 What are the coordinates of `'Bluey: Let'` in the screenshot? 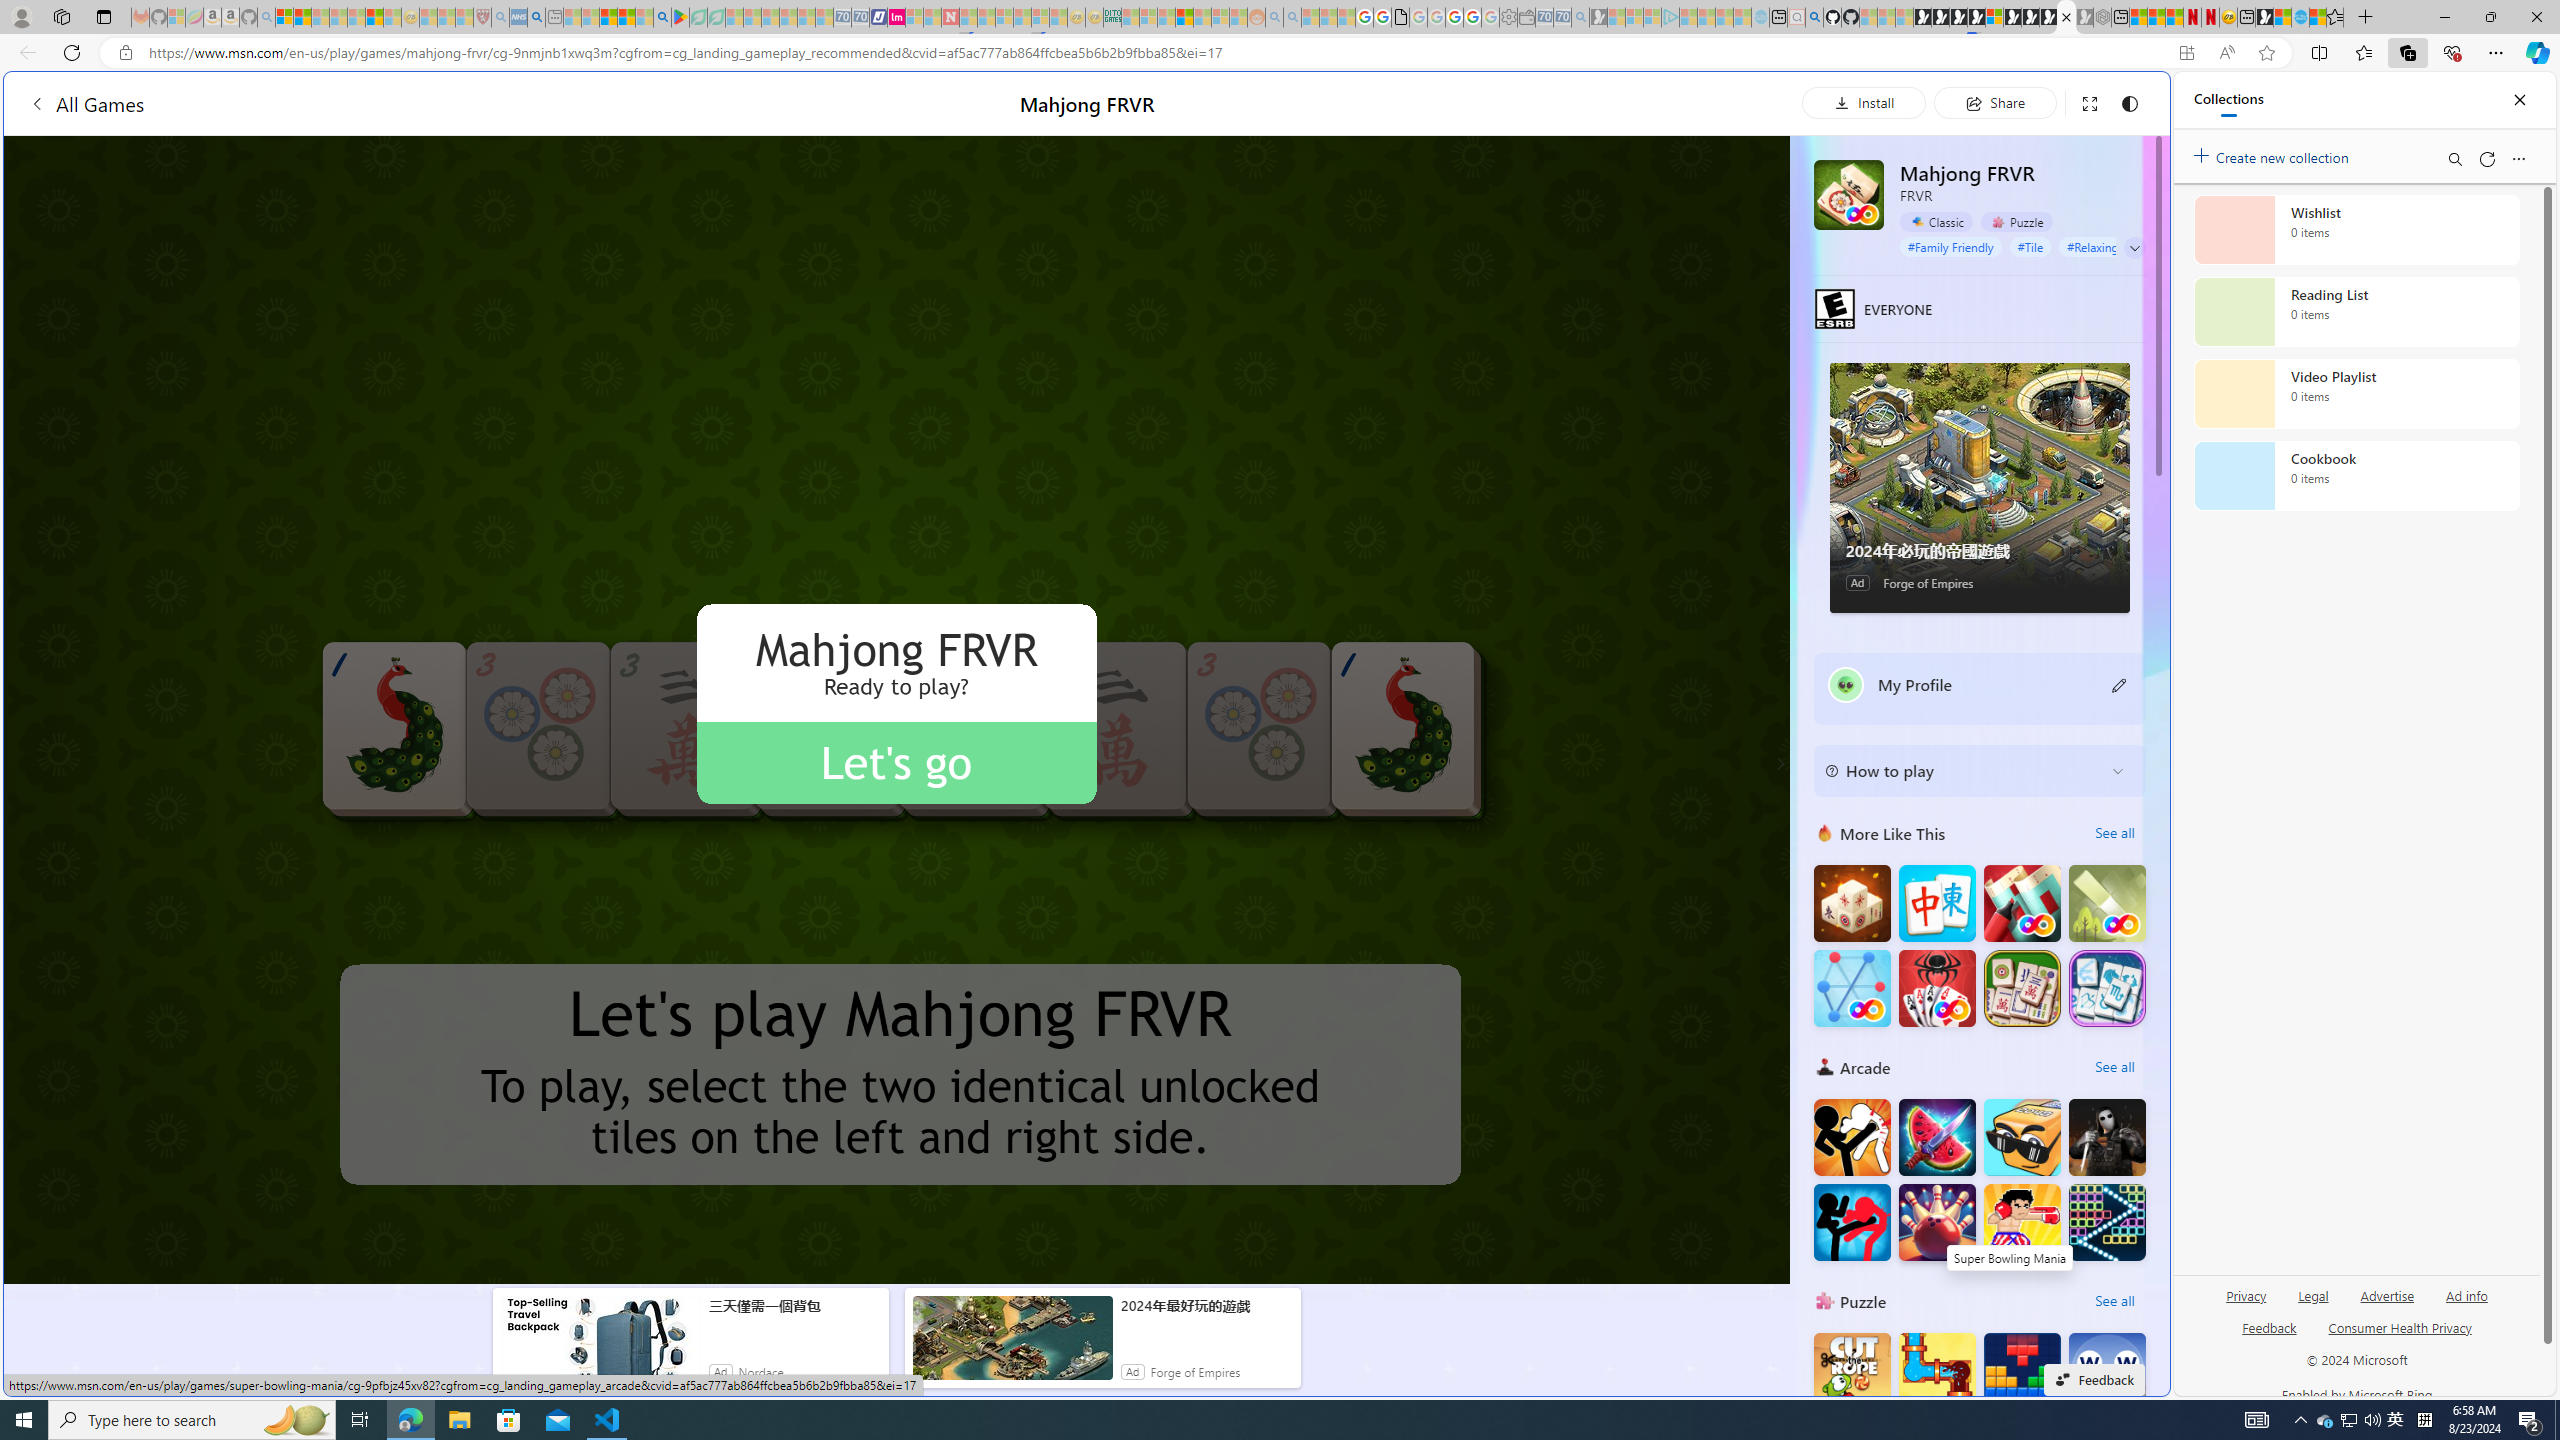 It's located at (680, 16).